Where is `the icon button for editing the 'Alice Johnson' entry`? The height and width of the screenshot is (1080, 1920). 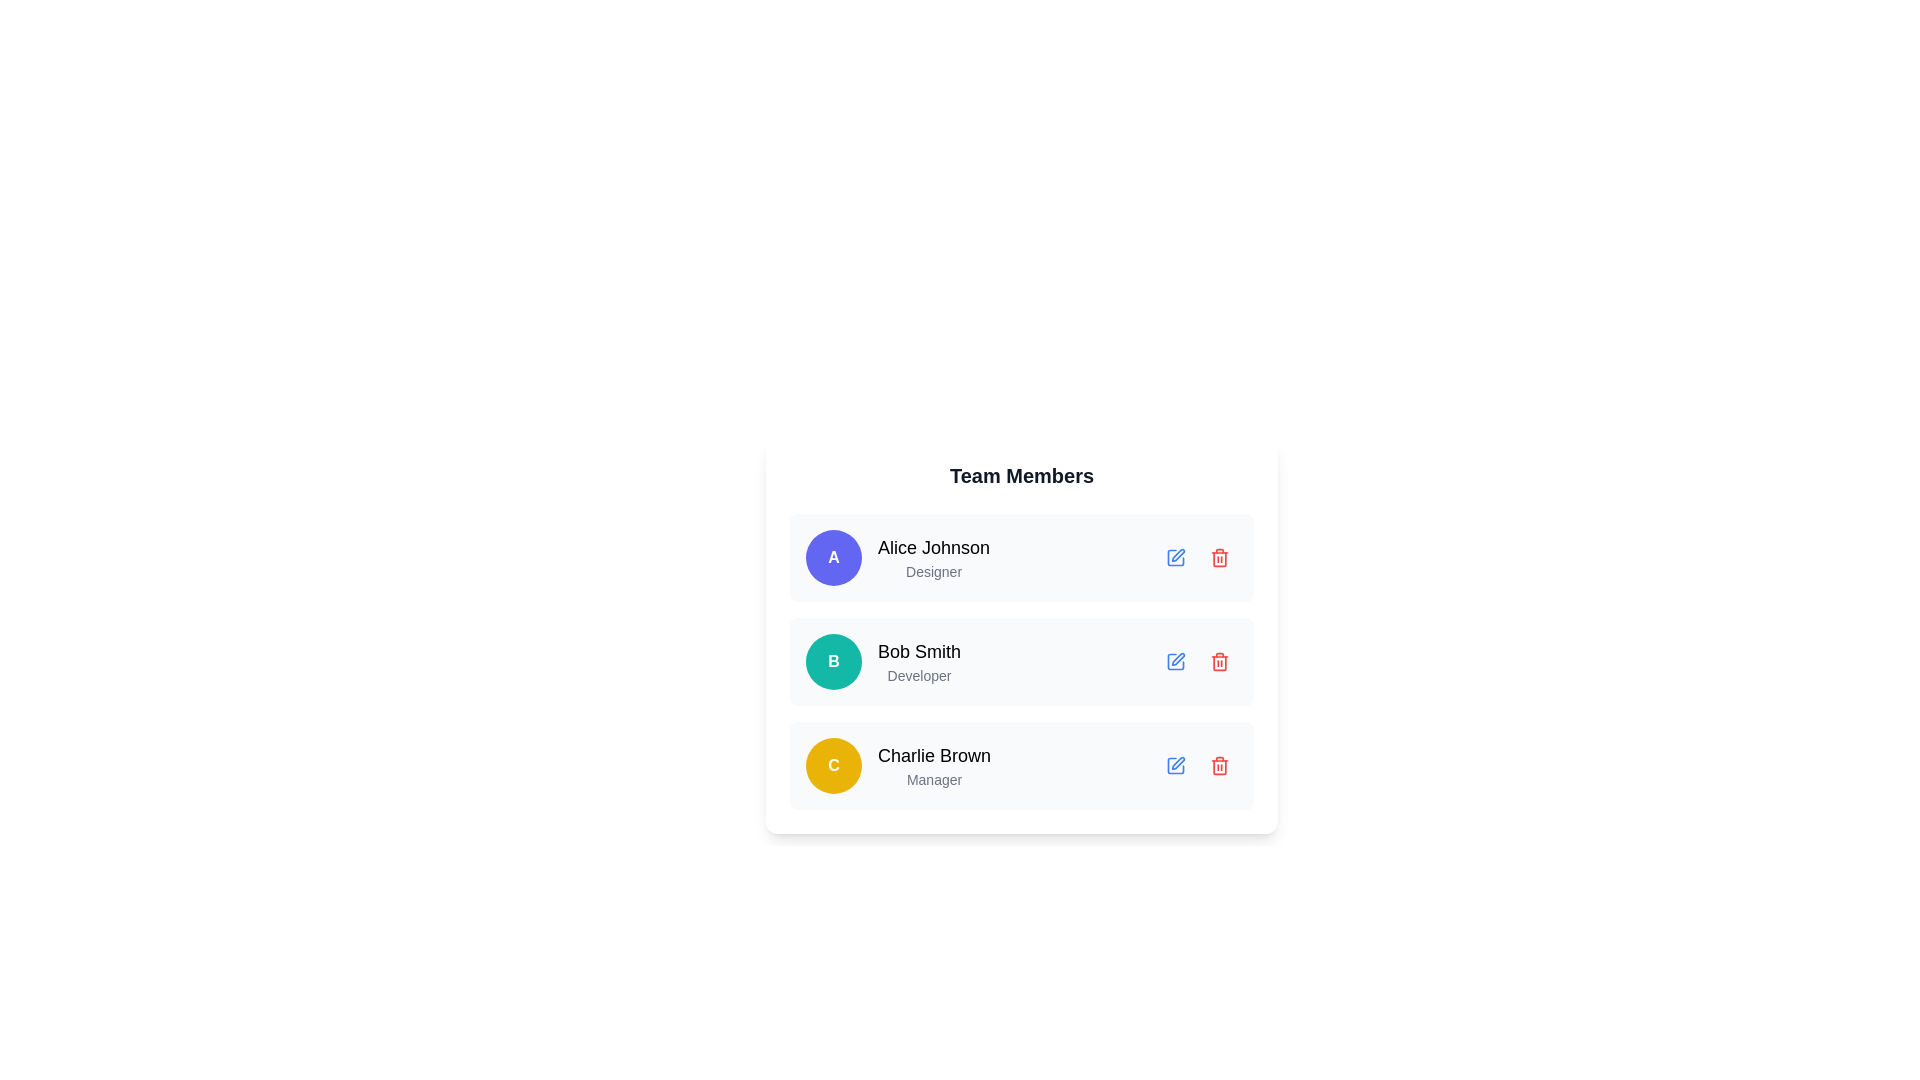 the icon button for editing the 'Alice Johnson' entry is located at coordinates (1176, 558).